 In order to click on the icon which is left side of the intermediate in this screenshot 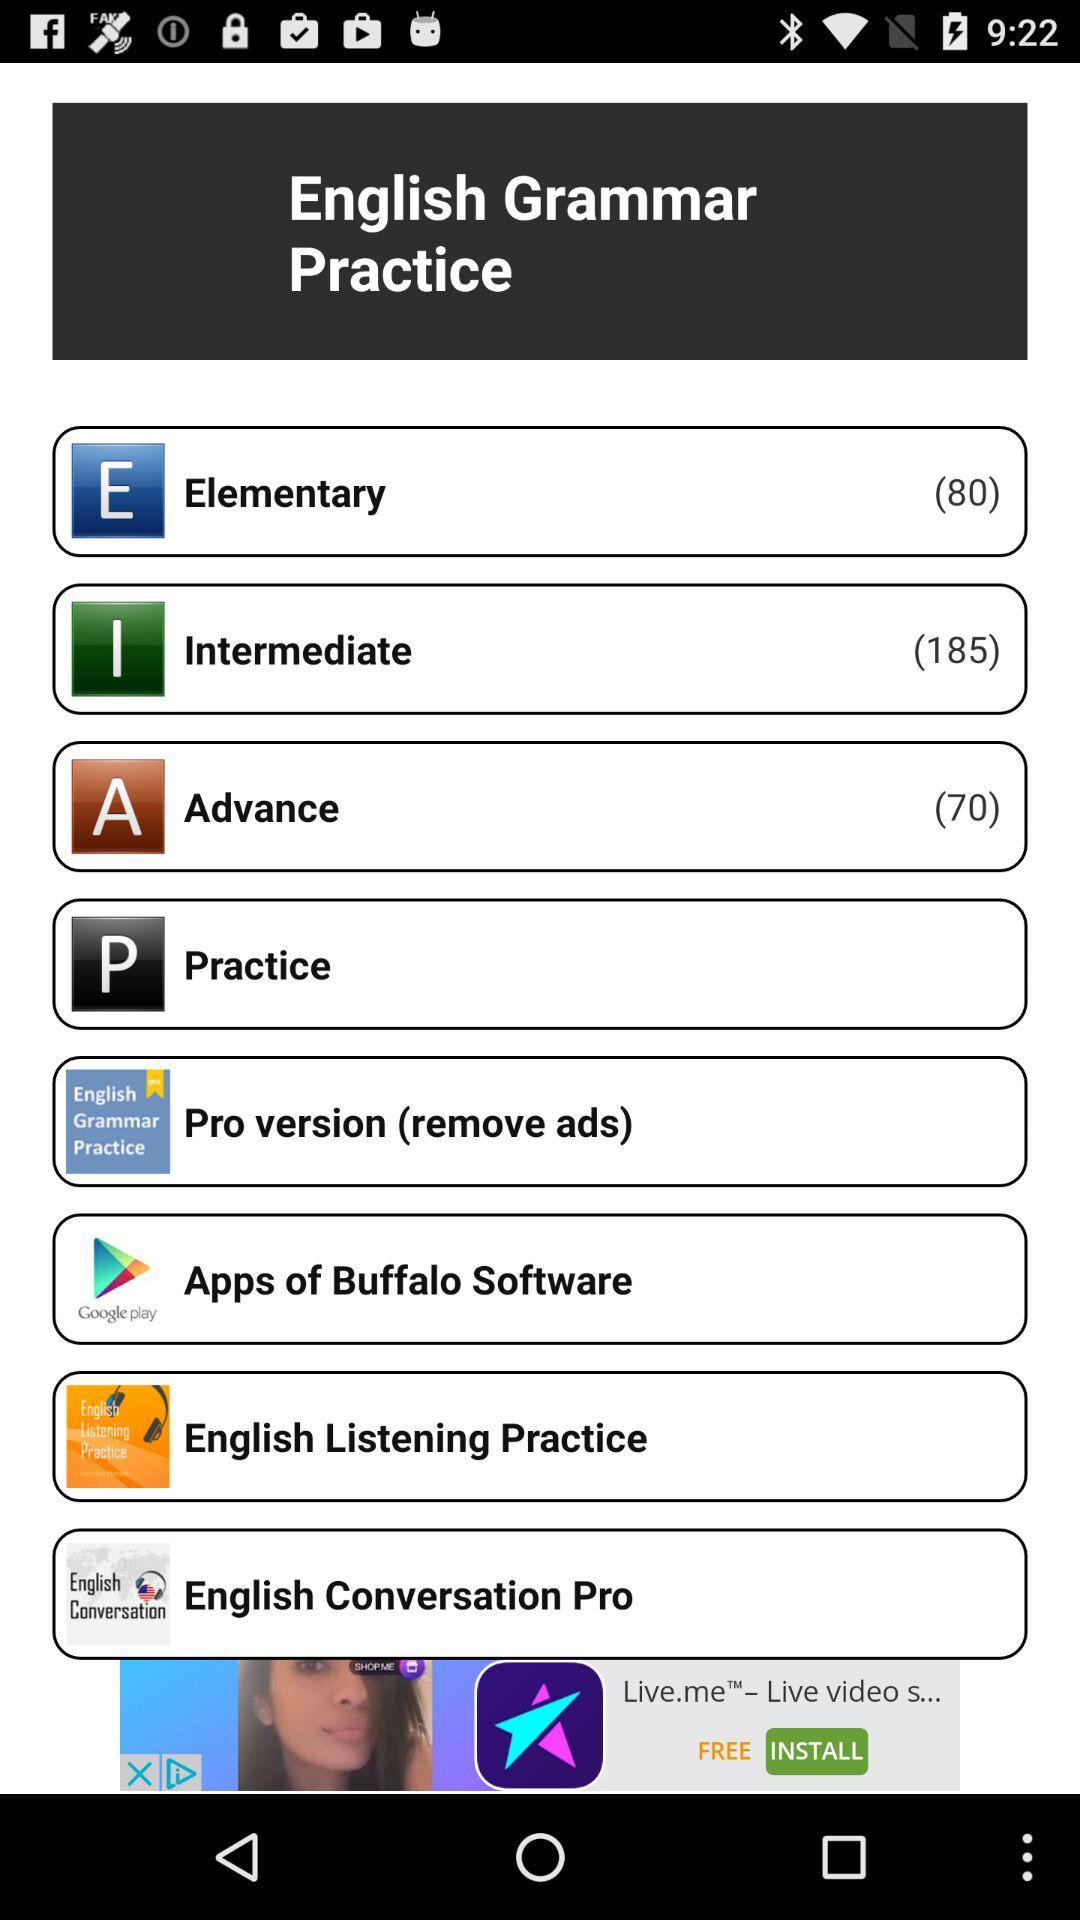, I will do `click(118, 649)`.